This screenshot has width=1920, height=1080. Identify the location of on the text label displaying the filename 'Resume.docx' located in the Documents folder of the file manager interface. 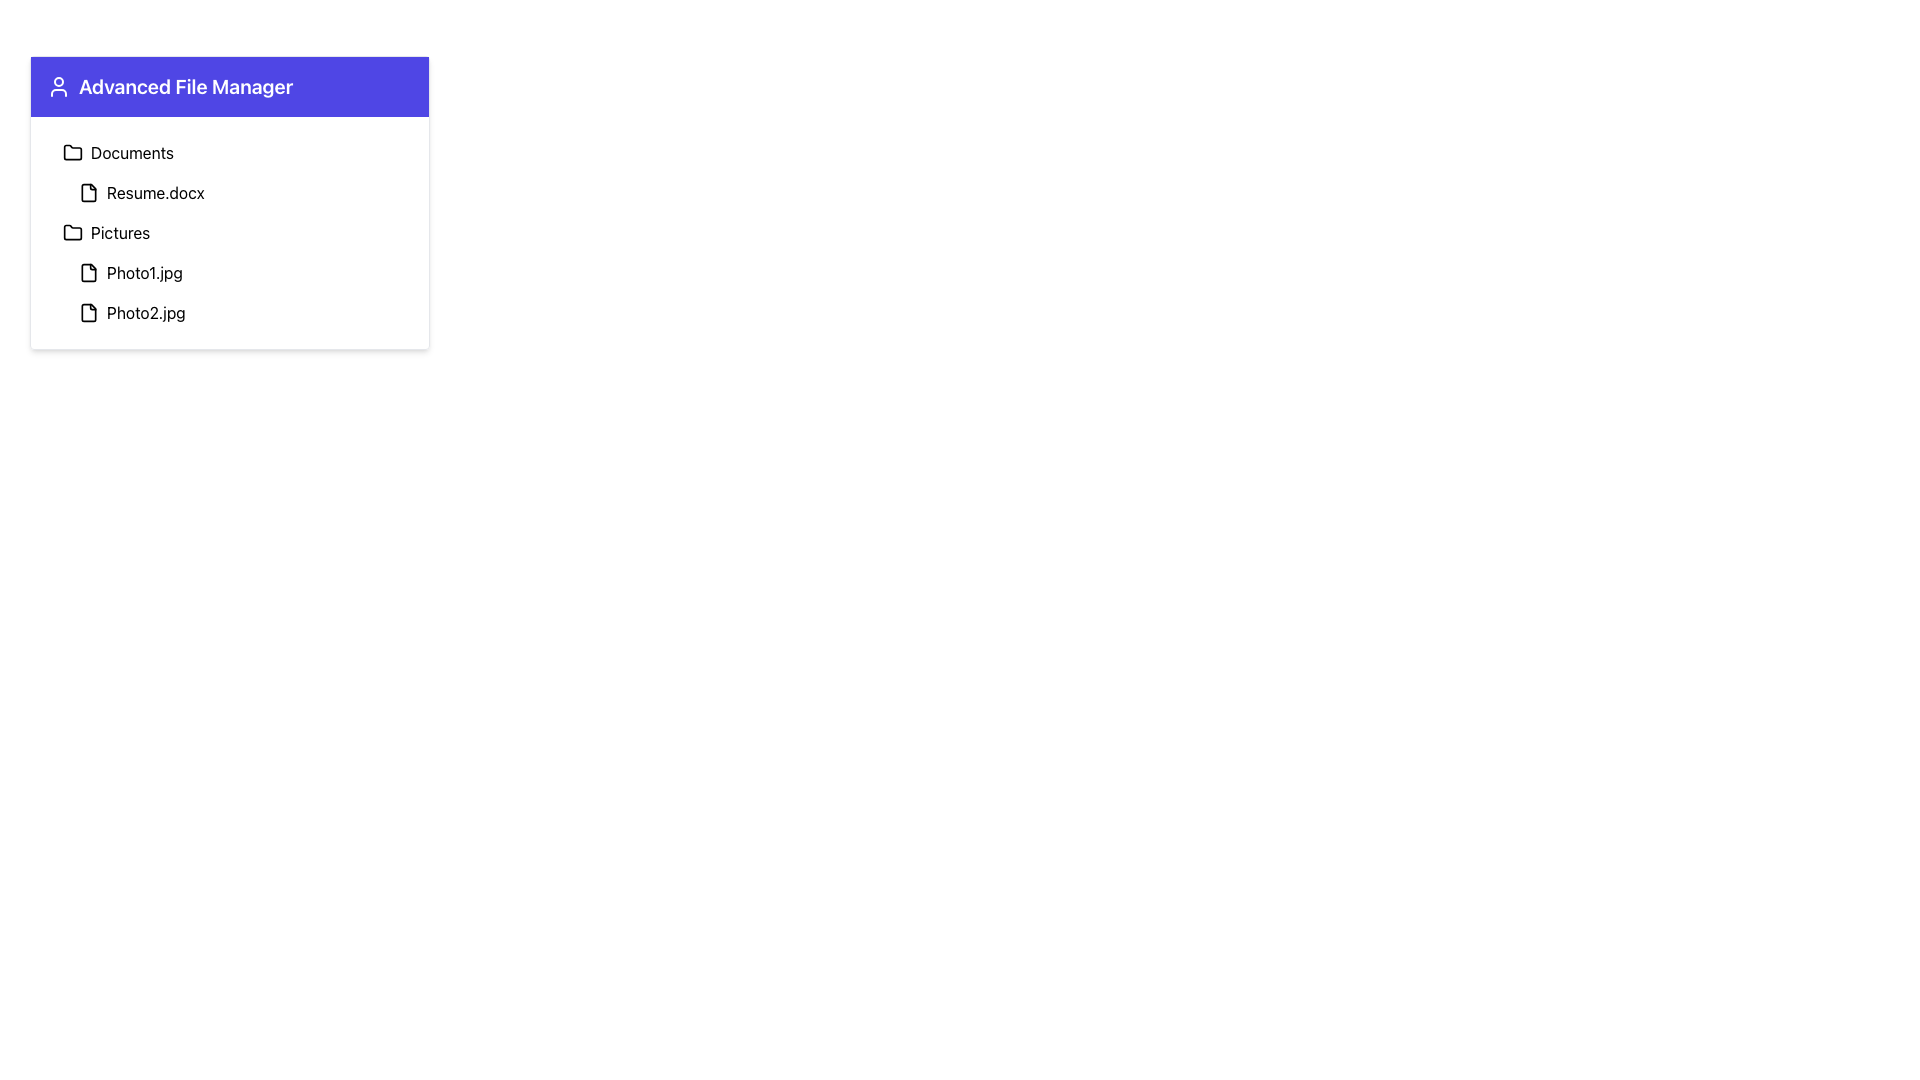
(154, 192).